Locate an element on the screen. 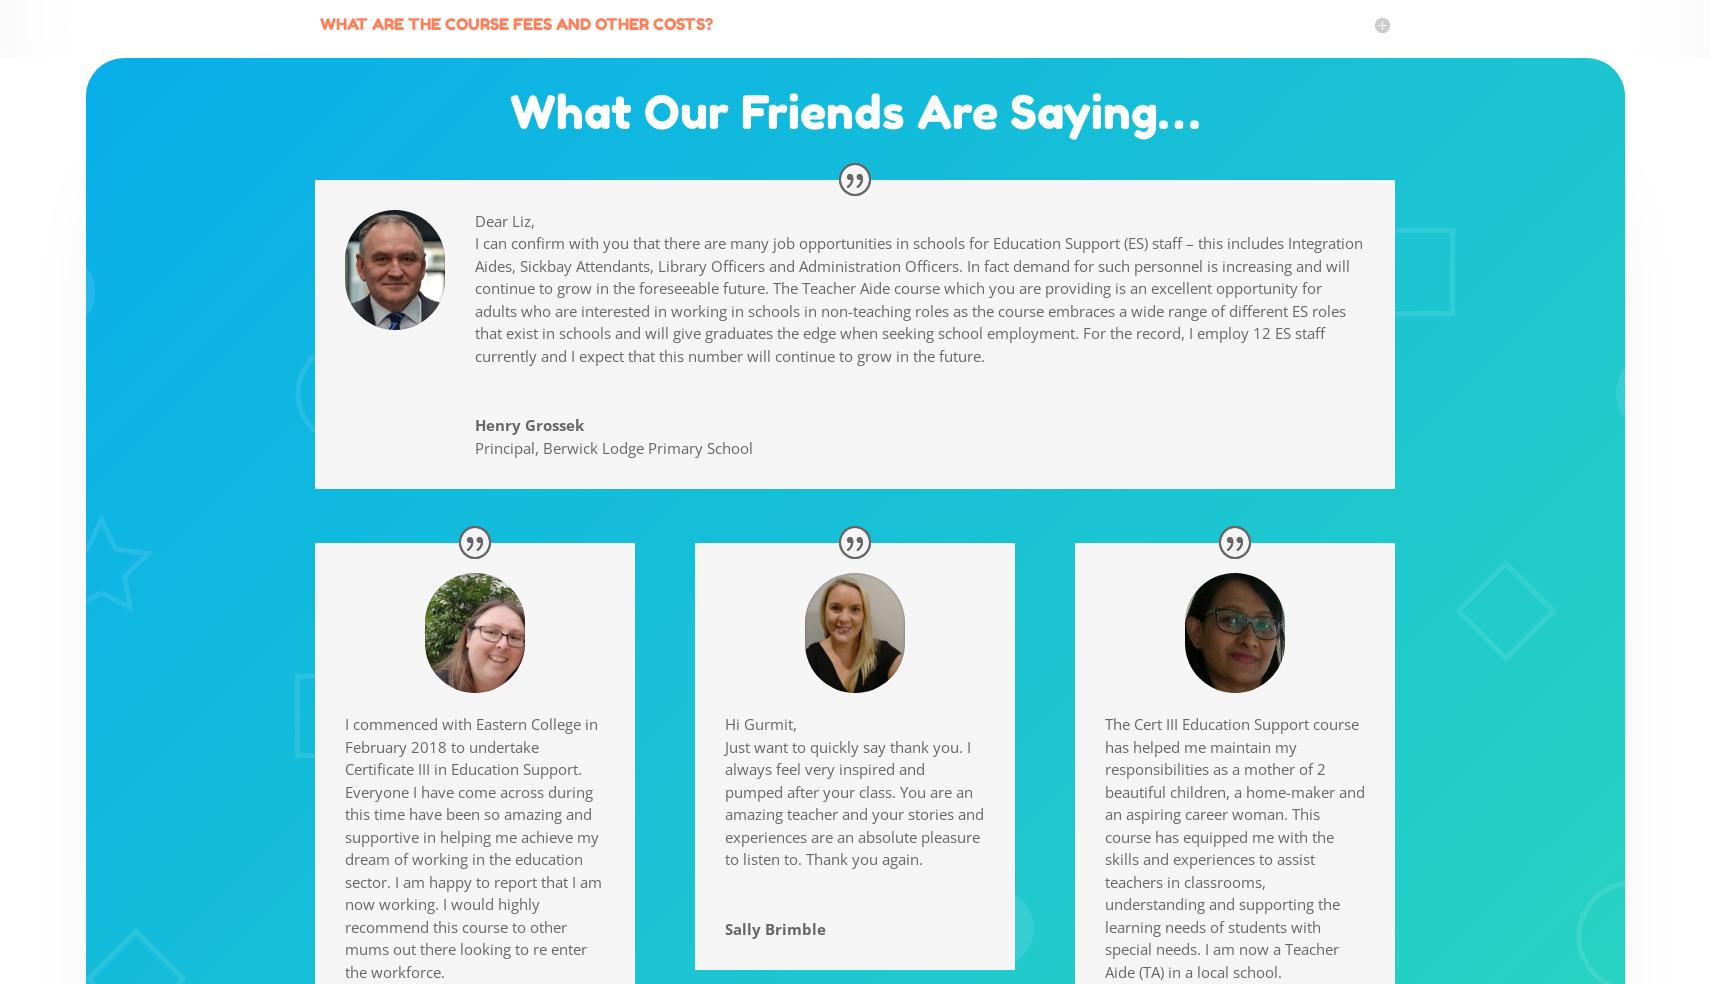 This screenshot has height=984, width=1710. 'Berwick Lodge Primary School' is located at coordinates (647, 447).